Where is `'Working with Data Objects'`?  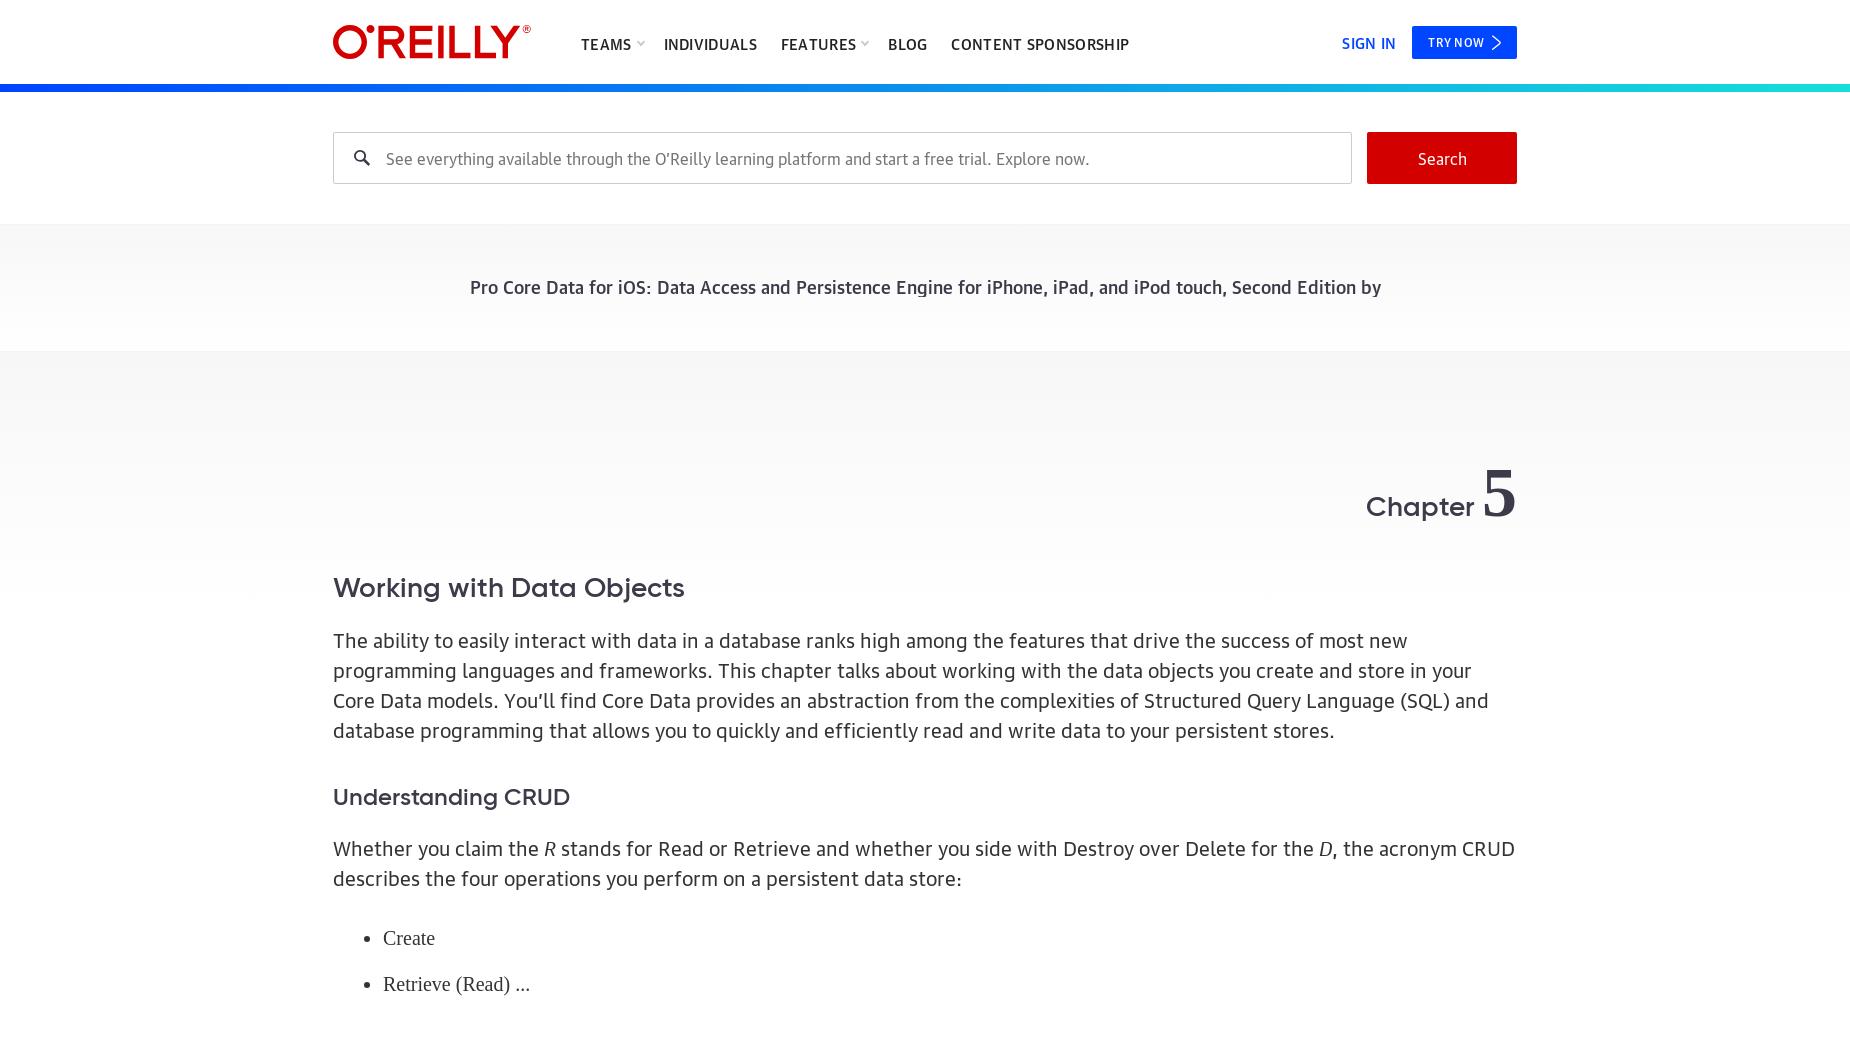 'Working with Data Objects' is located at coordinates (332, 588).